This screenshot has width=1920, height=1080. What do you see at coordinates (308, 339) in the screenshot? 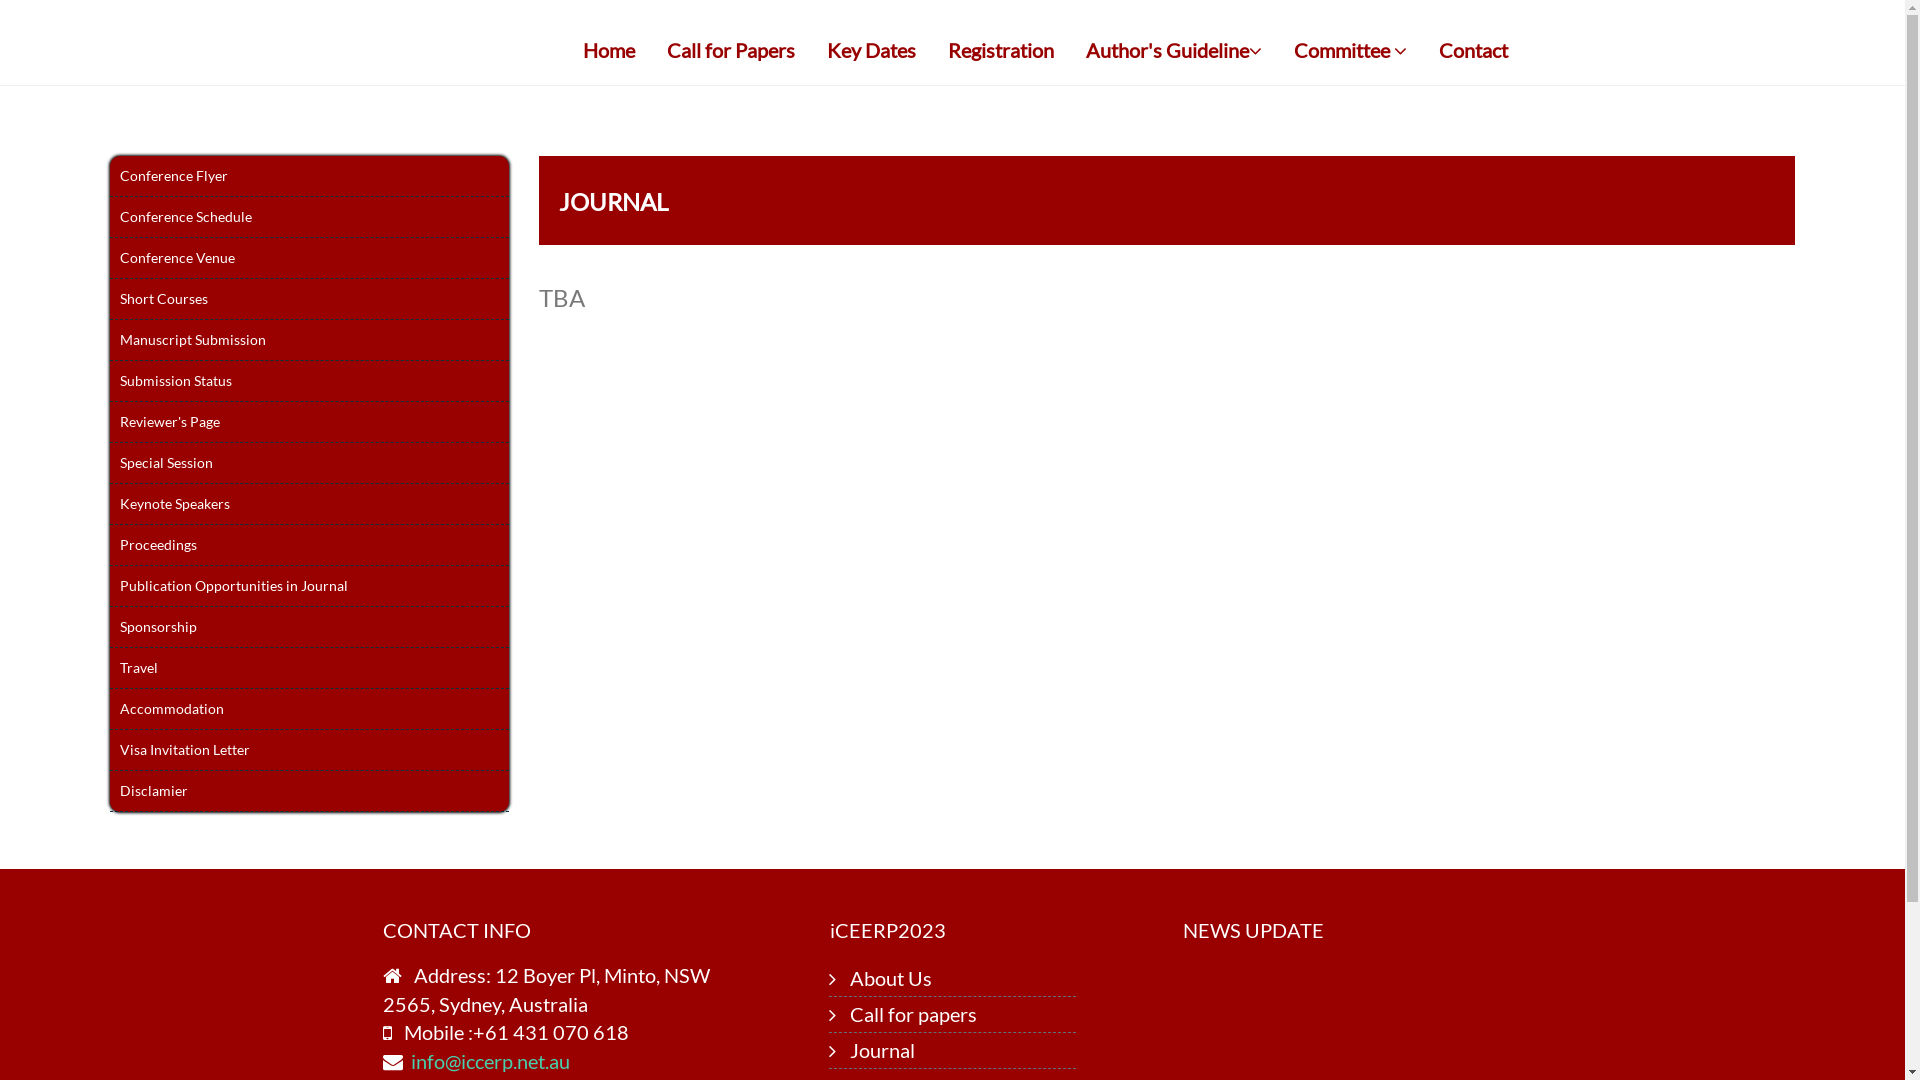
I see `'Manuscript Submission'` at bounding box center [308, 339].